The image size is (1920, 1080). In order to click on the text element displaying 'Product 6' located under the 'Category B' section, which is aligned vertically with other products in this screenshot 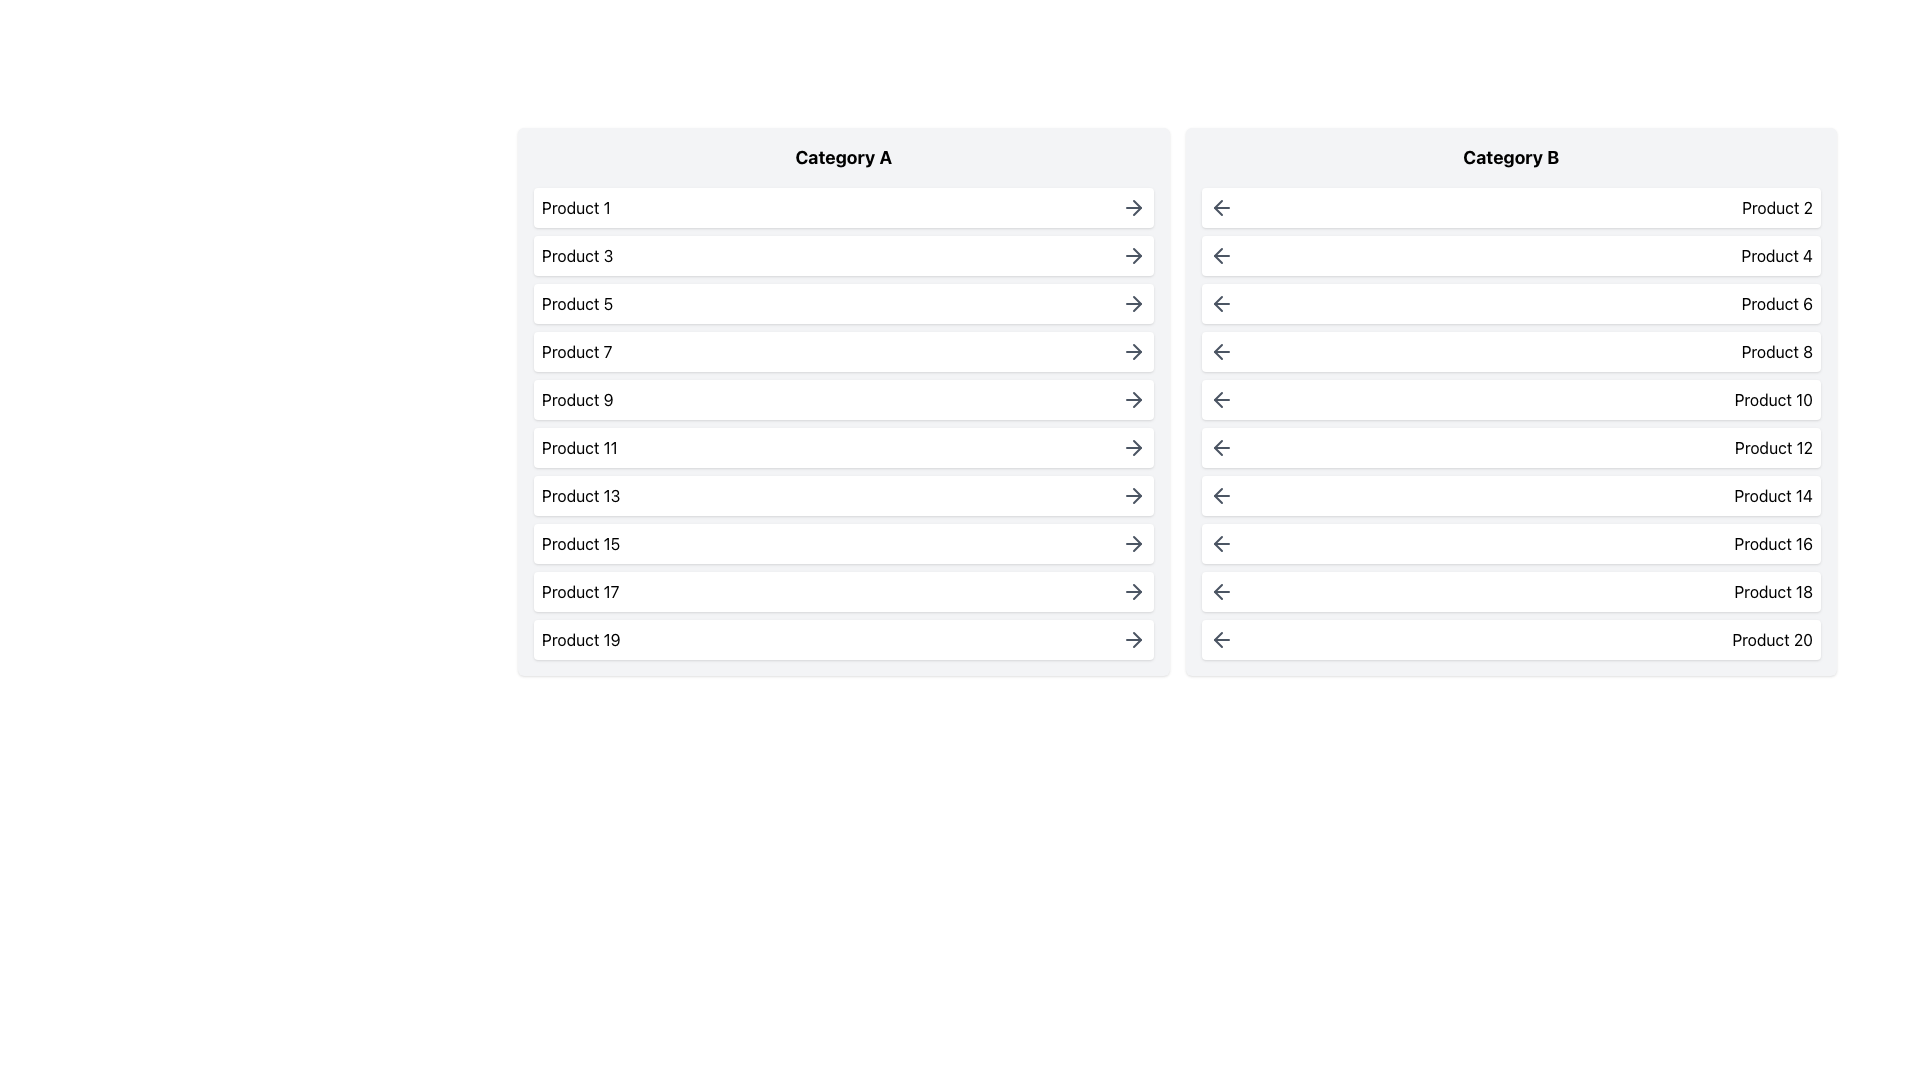, I will do `click(1777, 304)`.